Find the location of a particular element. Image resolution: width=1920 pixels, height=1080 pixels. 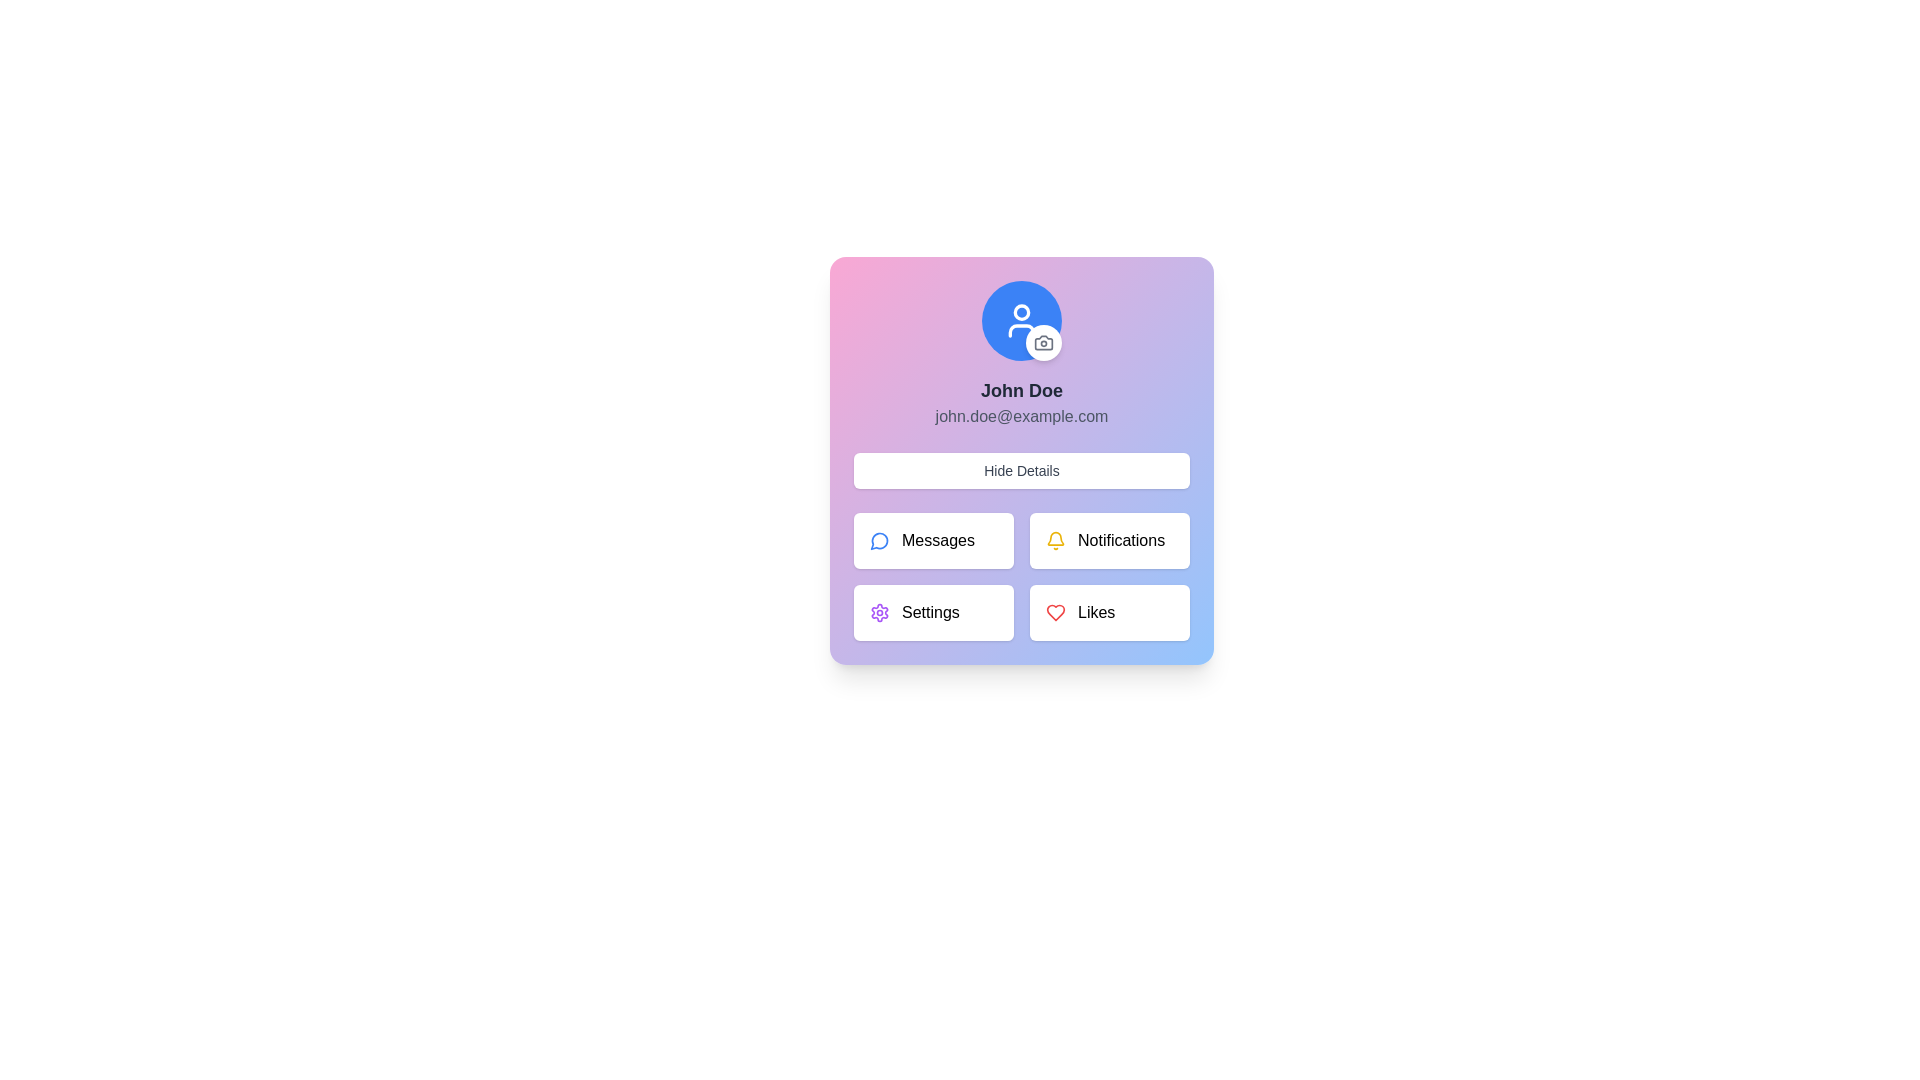

the 'Hide Details' button, which is a rectangular button with rounded corners, white background, and centered gray text, located below the user's name and email, and above a grid of buttons is located at coordinates (1022, 470).